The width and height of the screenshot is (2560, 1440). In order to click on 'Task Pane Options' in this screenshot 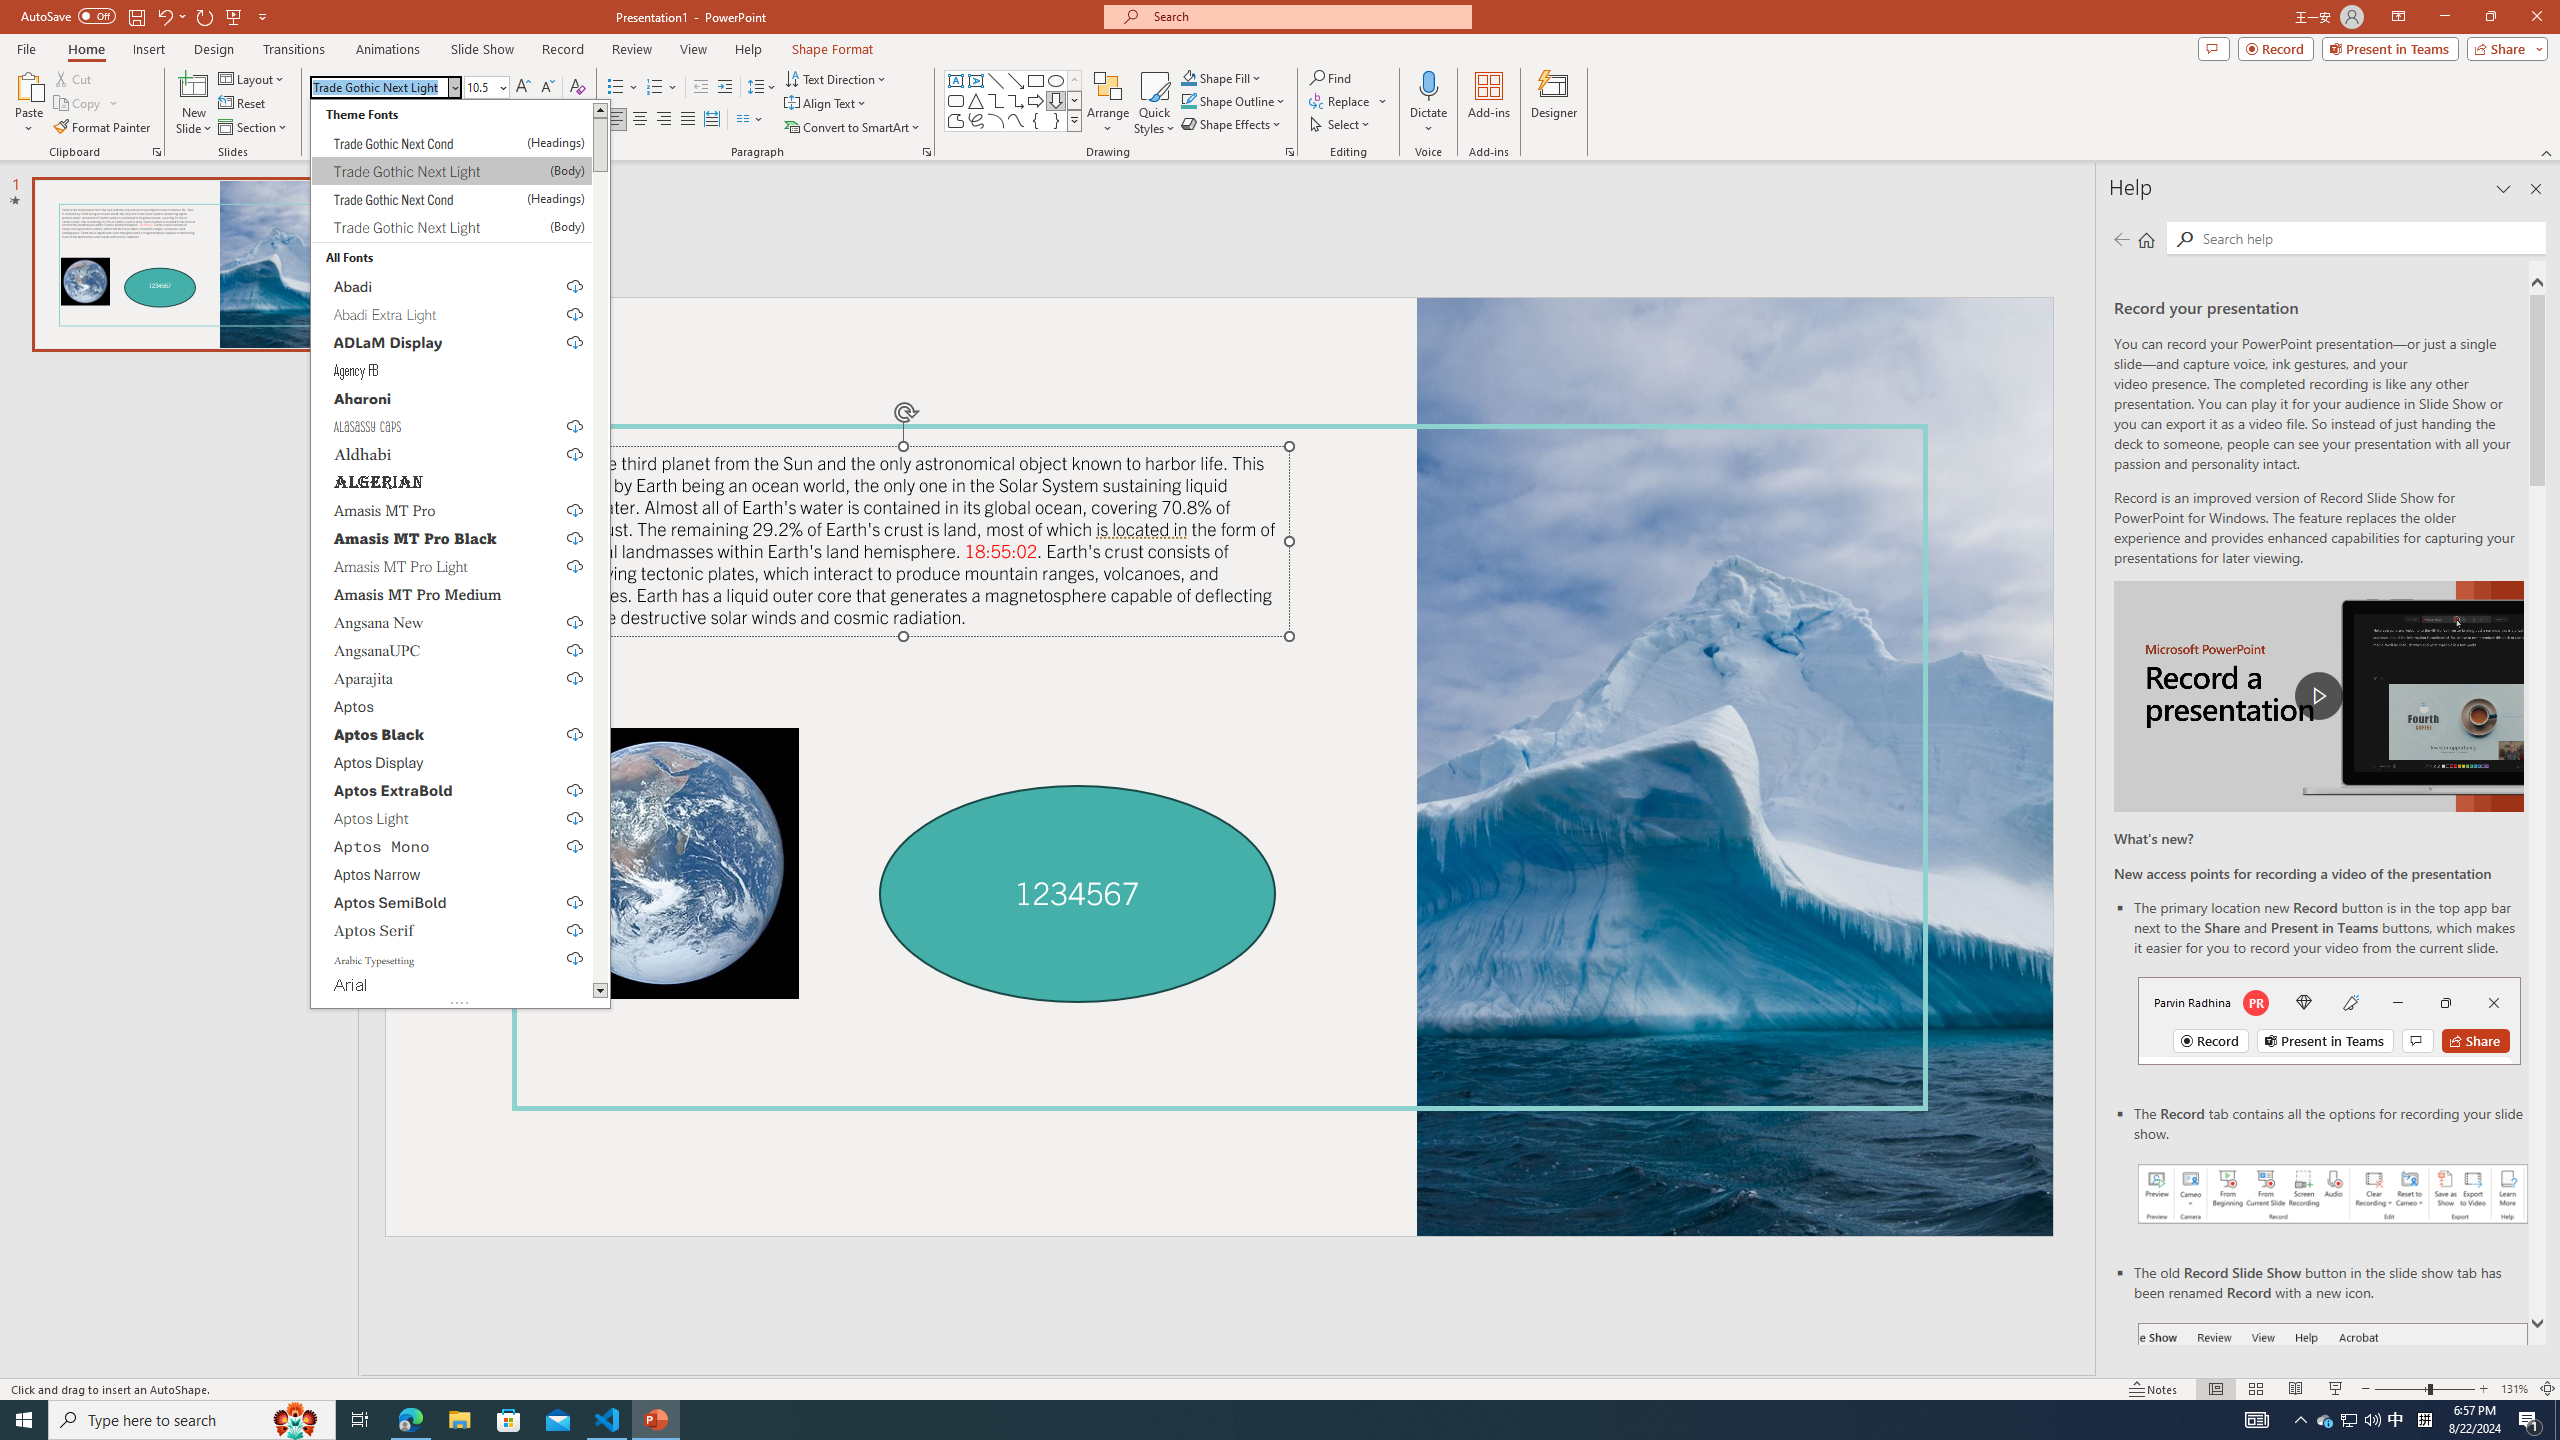, I will do `click(2502, 188)`.